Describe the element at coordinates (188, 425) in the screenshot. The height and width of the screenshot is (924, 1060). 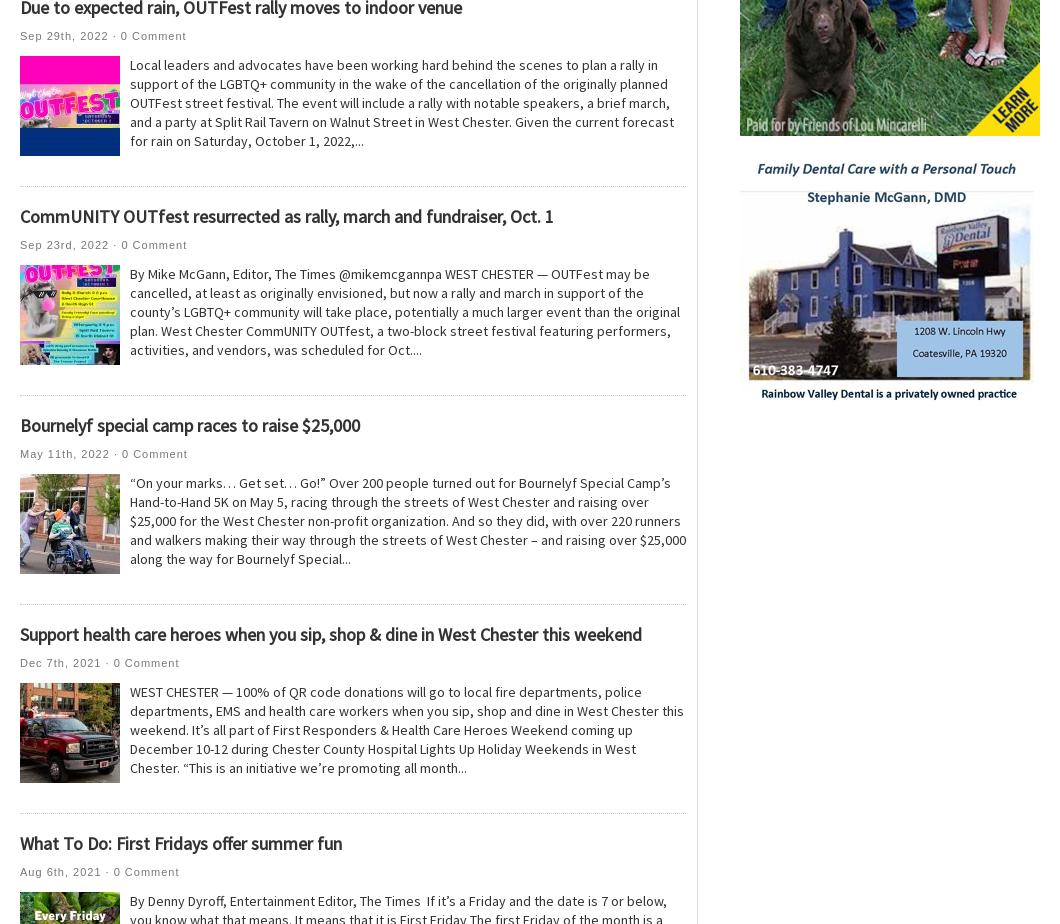
I see `'Bournelyf special camp races to raise $25,000'` at that location.